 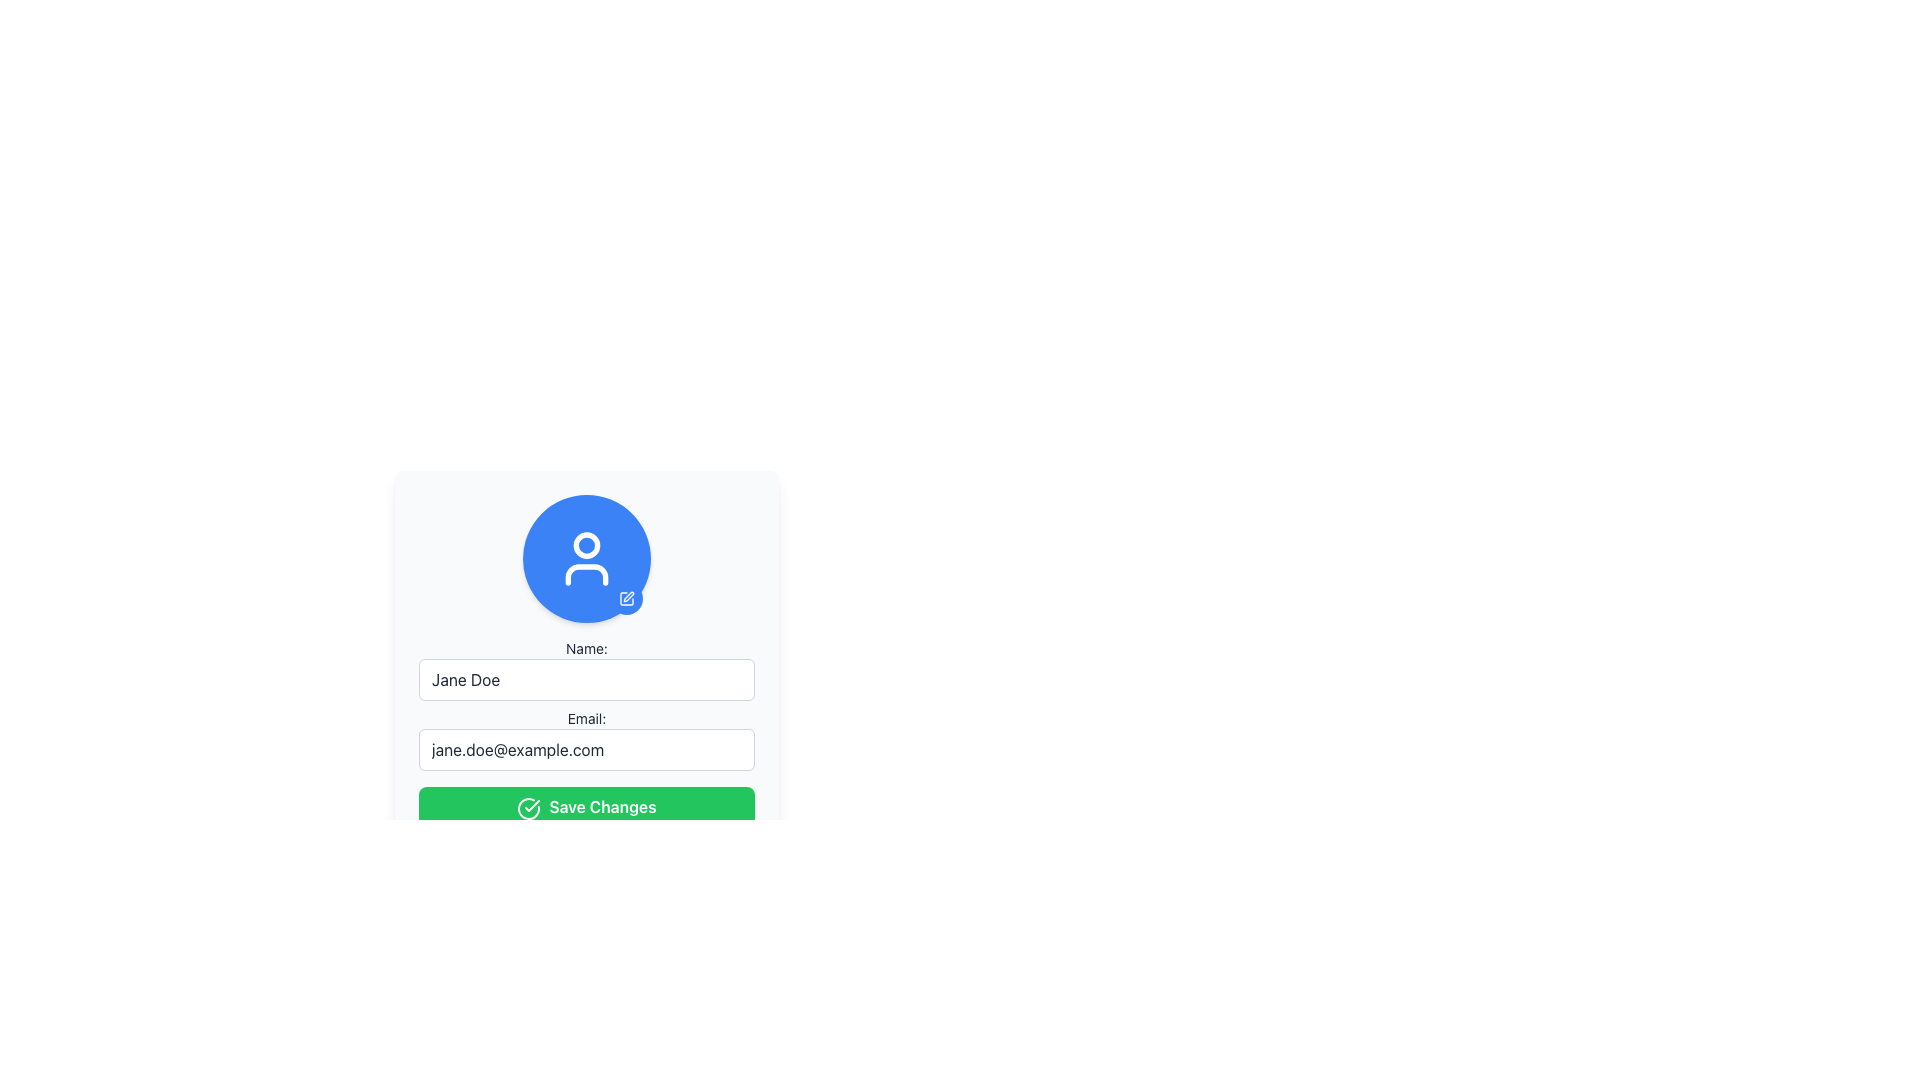 What do you see at coordinates (529, 807) in the screenshot?
I see `the segment of the circular shape that is part of the checkmark-bearing icon, located on the left edge of the green 'Save Changes' button` at bounding box center [529, 807].